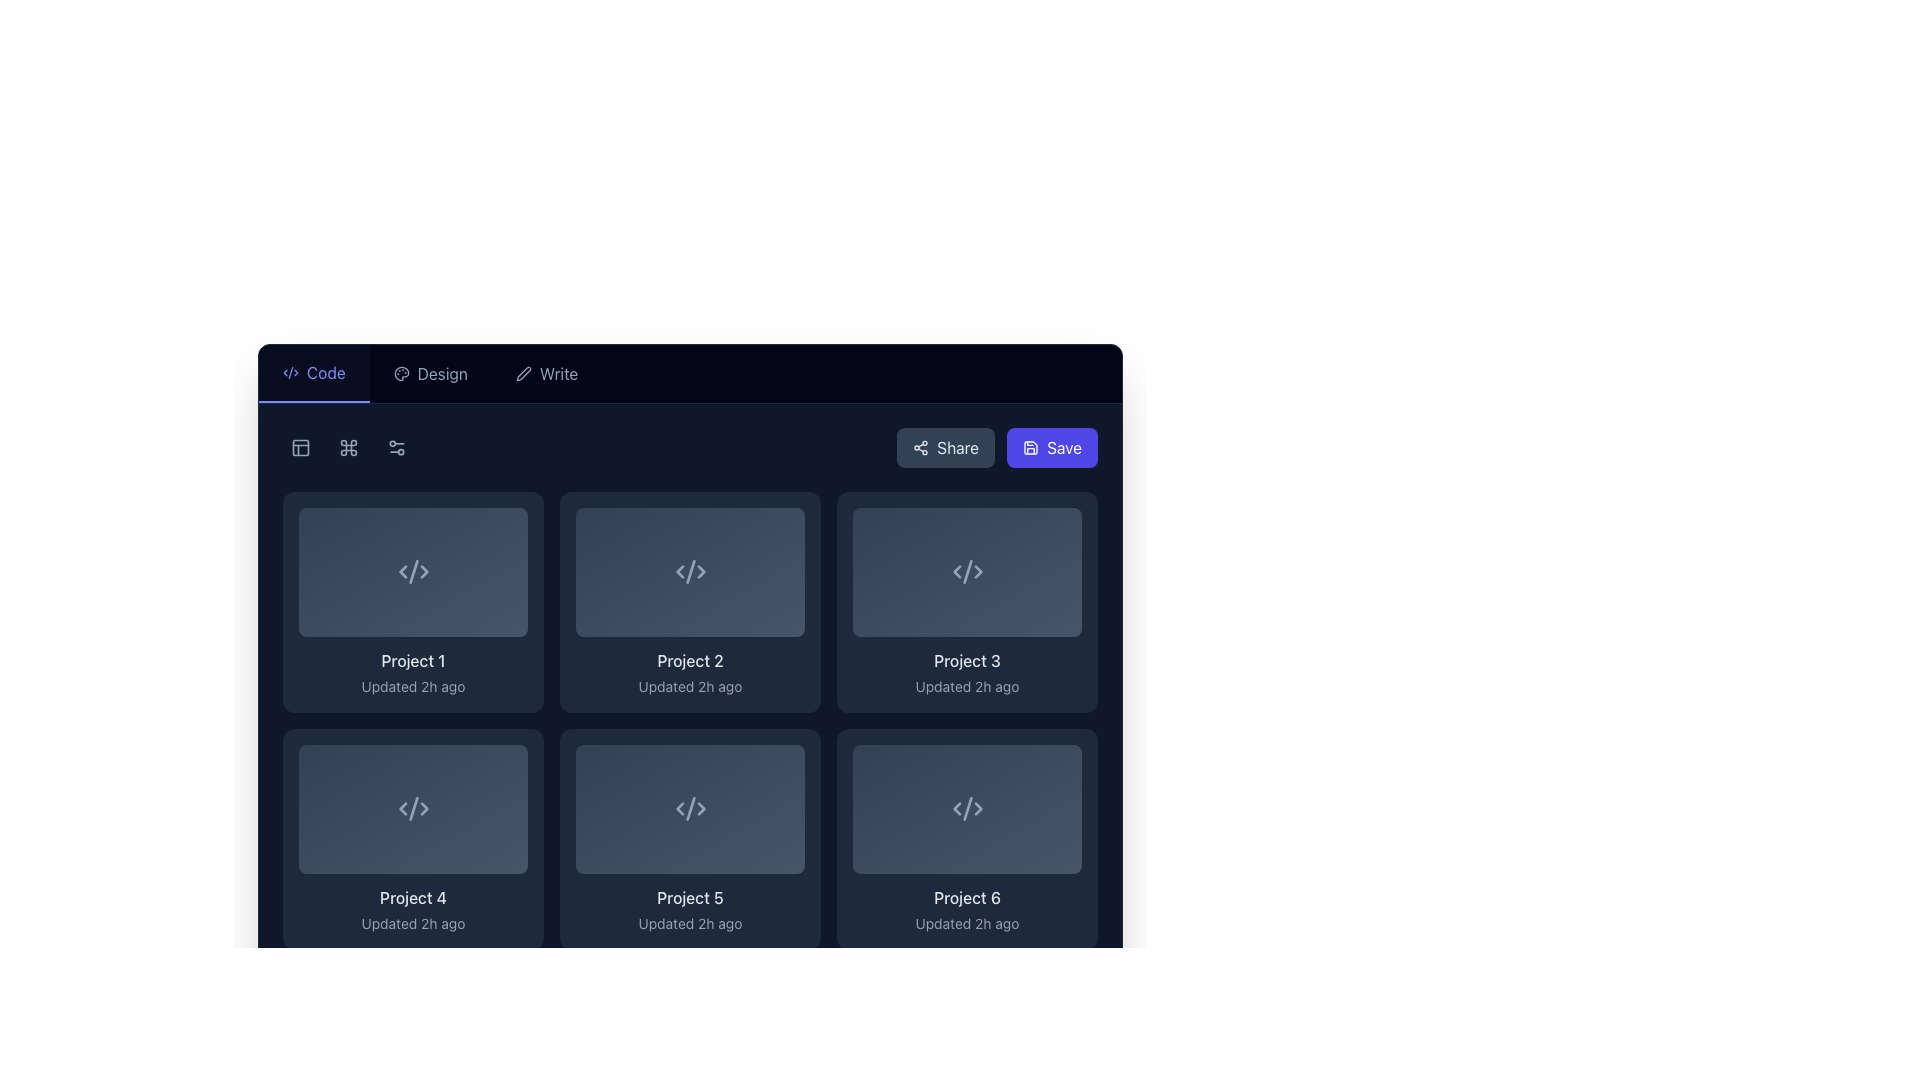 The width and height of the screenshot is (1920, 1080). I want to click on the 'Code' tab navigation button, which is the first tab in the row, so click(313, 374).